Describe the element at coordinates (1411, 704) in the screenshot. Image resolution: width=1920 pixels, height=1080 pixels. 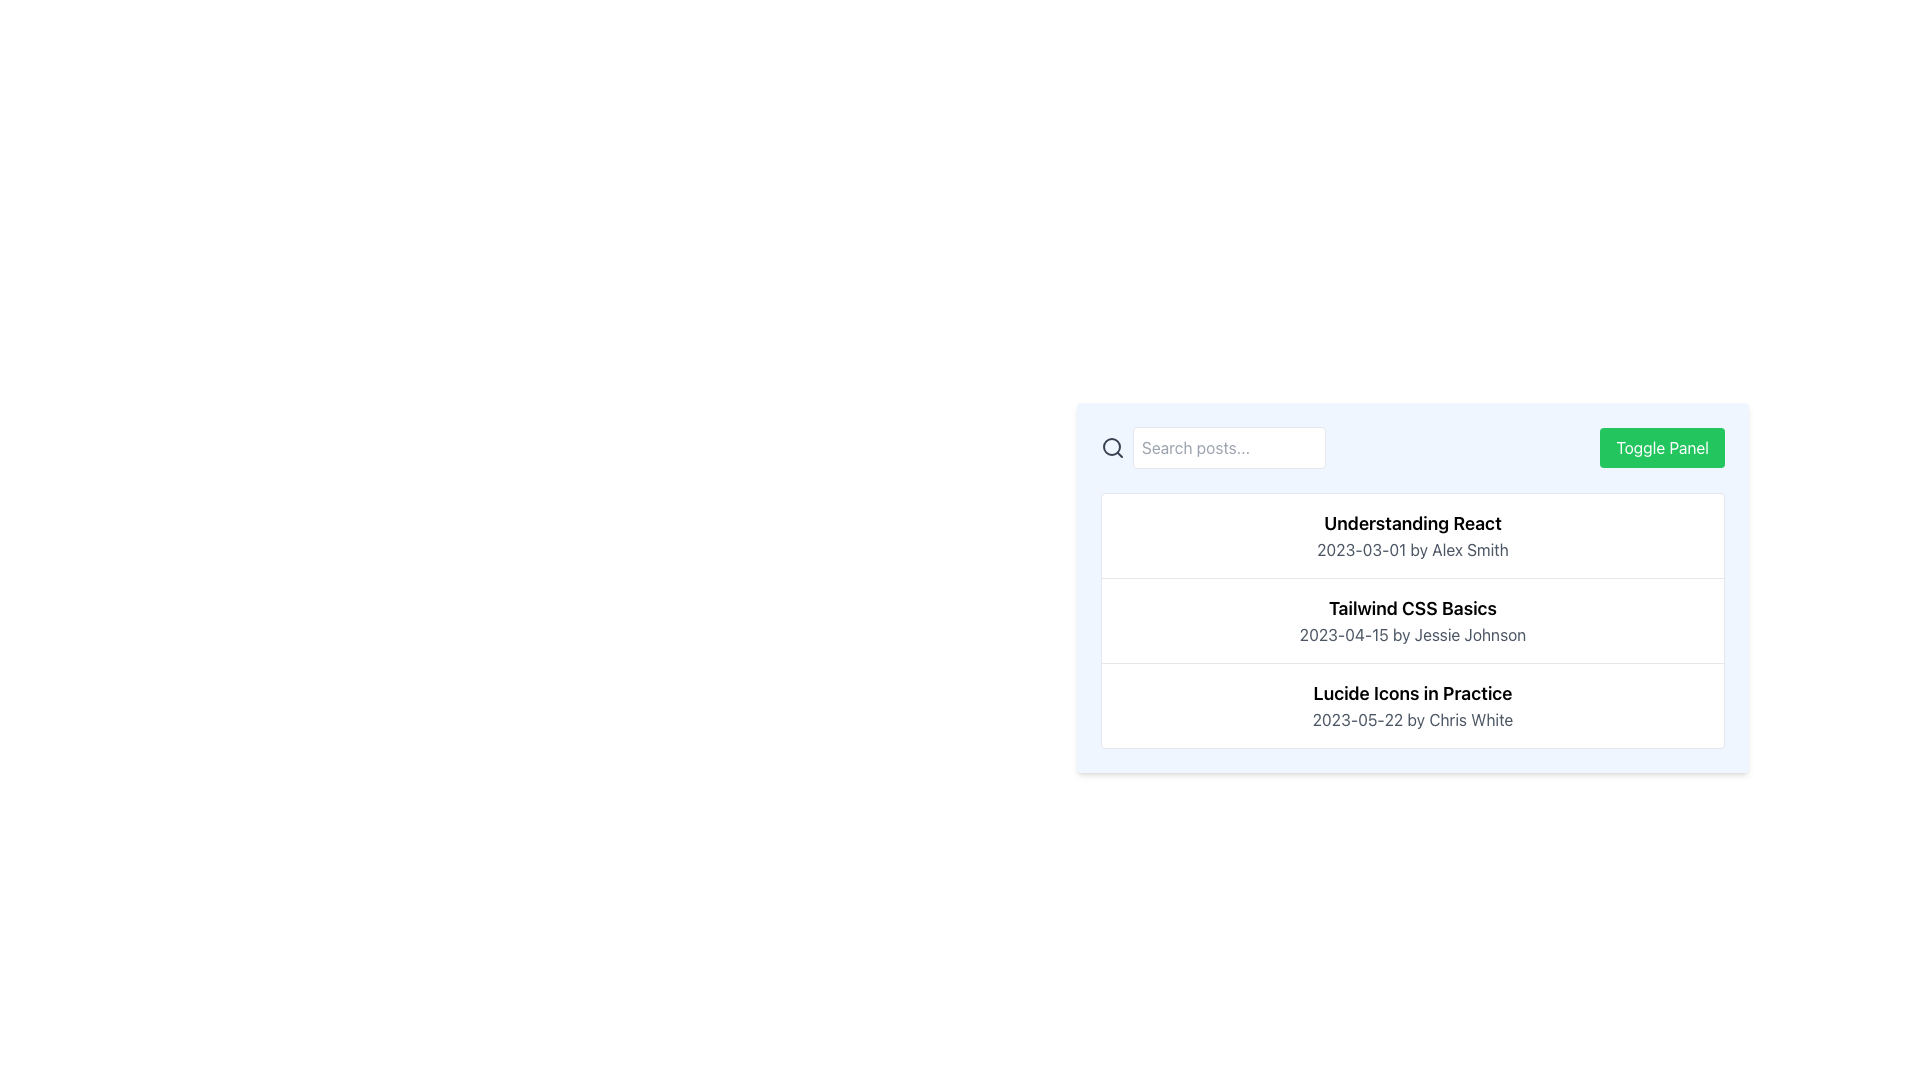
I see `the third list item titled 'Lucide Icons in Practice'` at that location.